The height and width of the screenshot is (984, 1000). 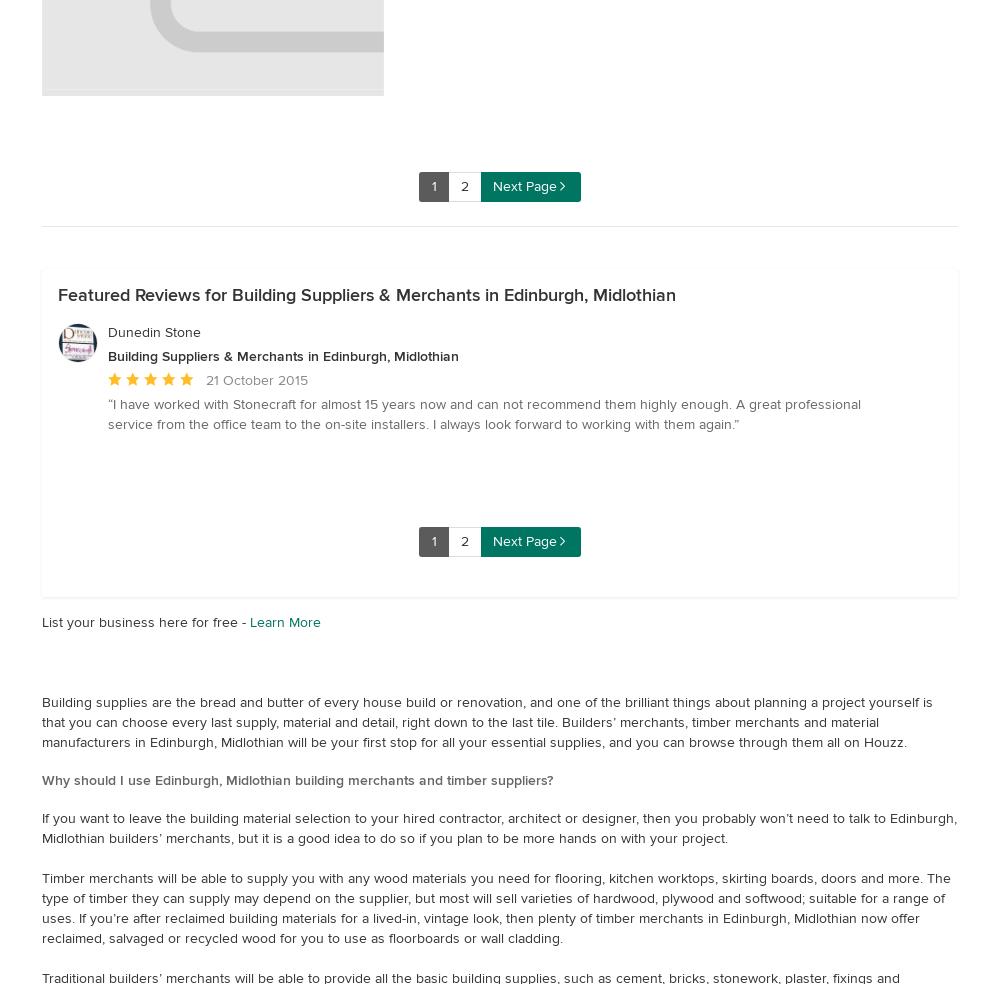 What do you see at coordinates (483, 413) in the screenshot?
I see `'I have worked with Stonecraft for almost 15 years now and can not recommend them highly enough. A great professional service from the office team to the on-site installers. I always look forward to working with them again.'` at bounding box center [483, 413].